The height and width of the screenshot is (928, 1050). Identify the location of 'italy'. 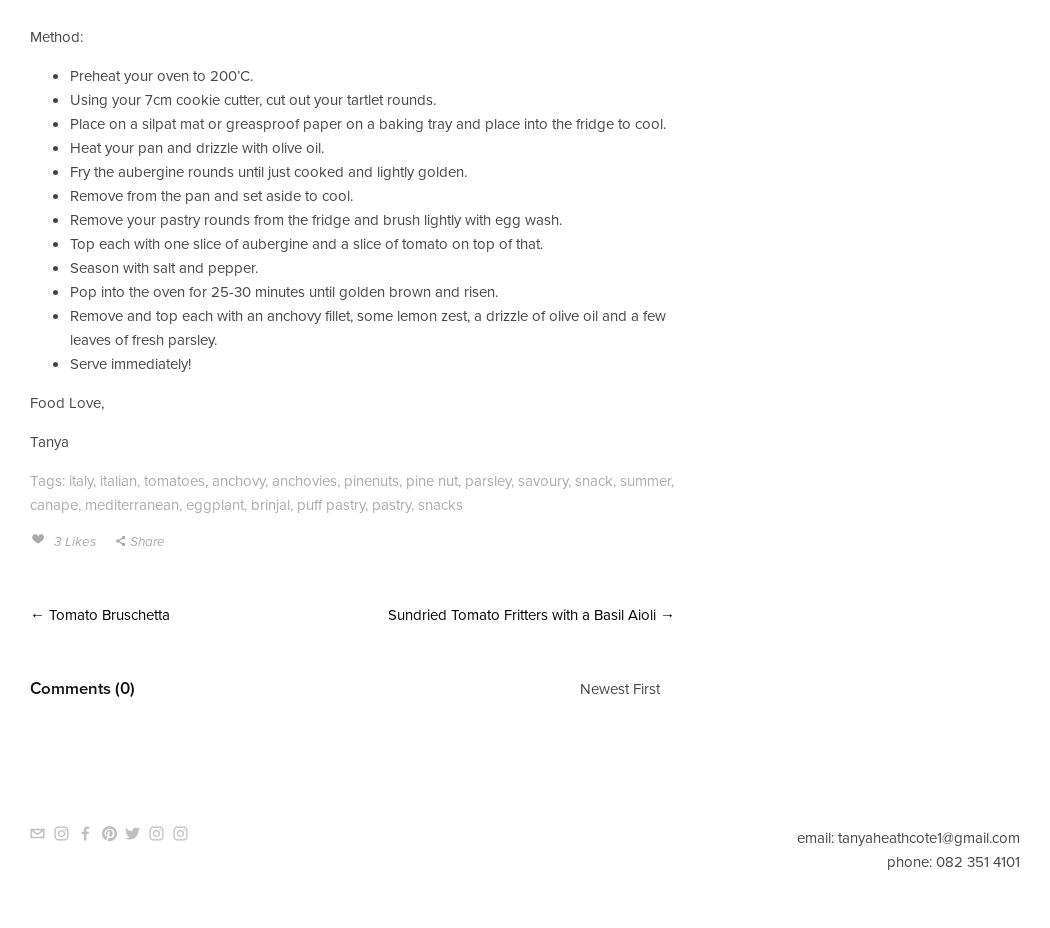
(80, 478).